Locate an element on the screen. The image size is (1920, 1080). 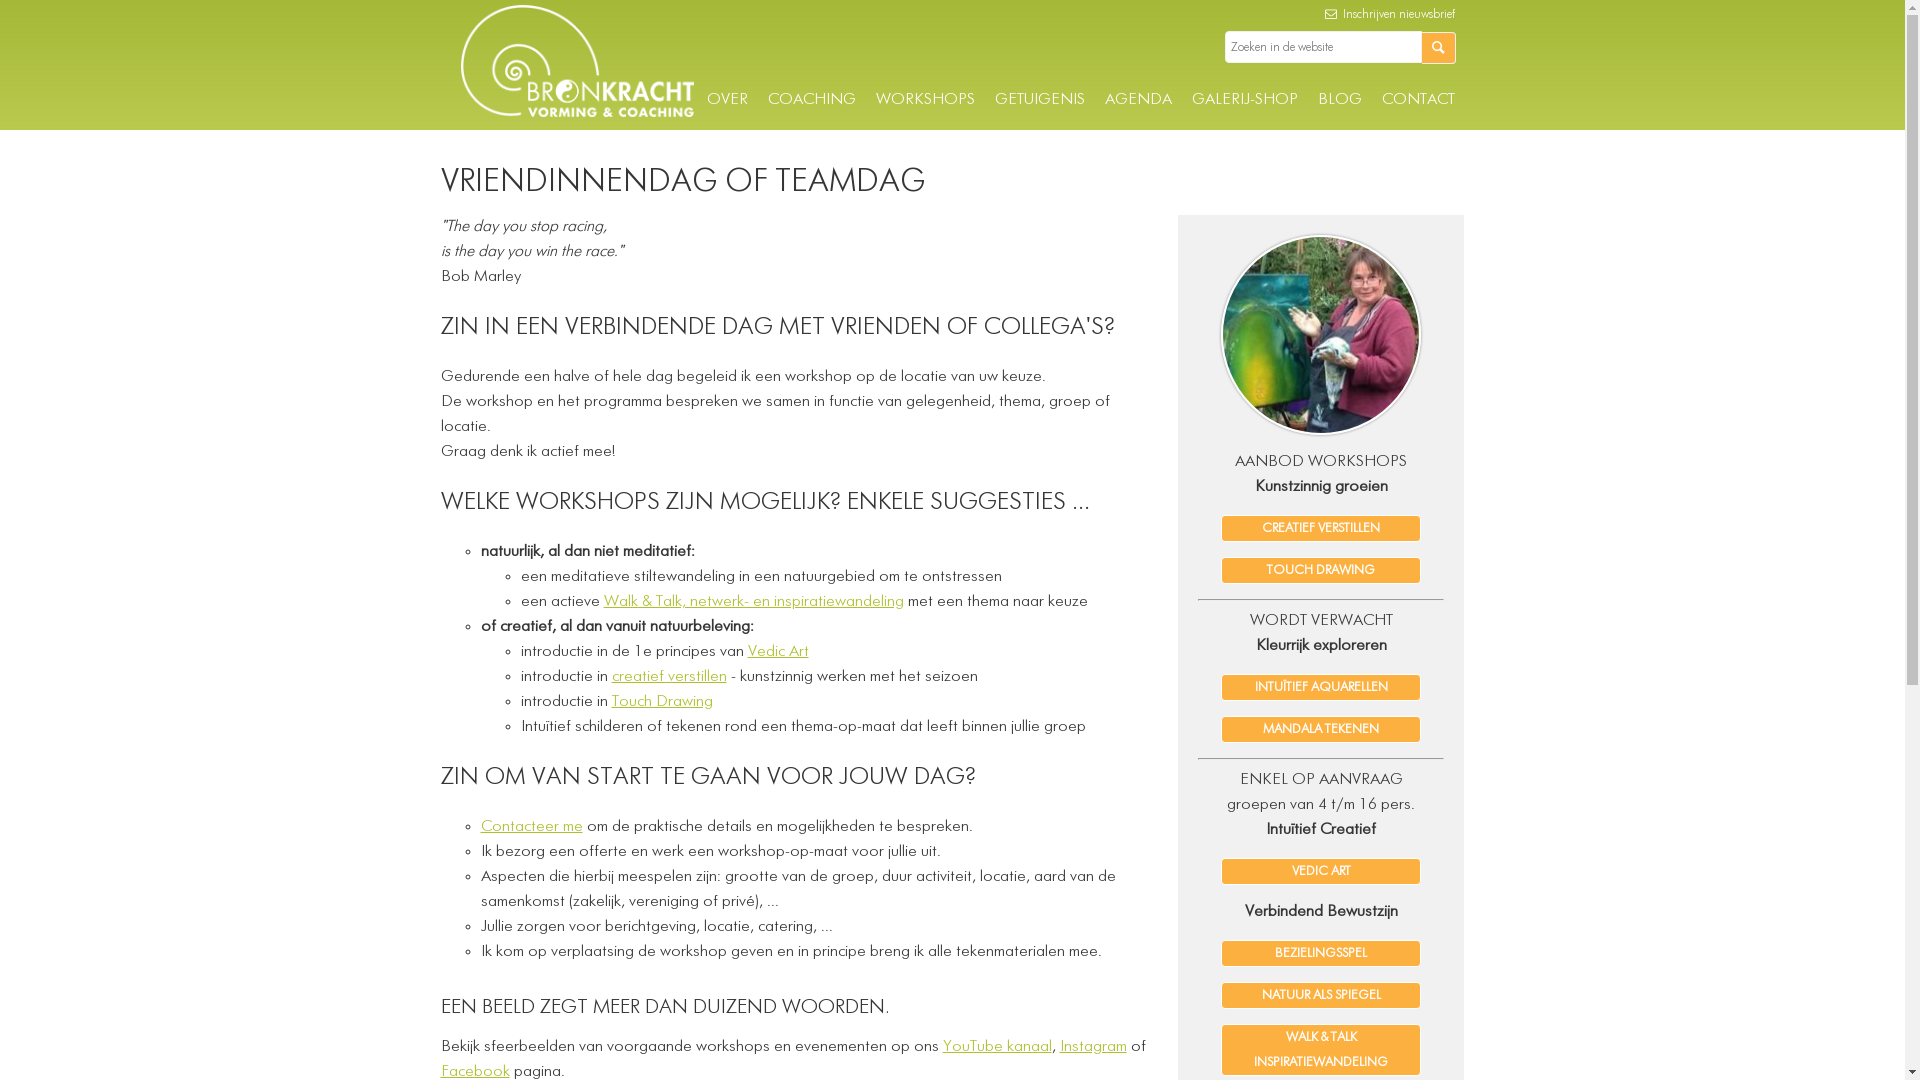
'CREATIEF VERSTILLEN' is located at coordinates (1320, 527).